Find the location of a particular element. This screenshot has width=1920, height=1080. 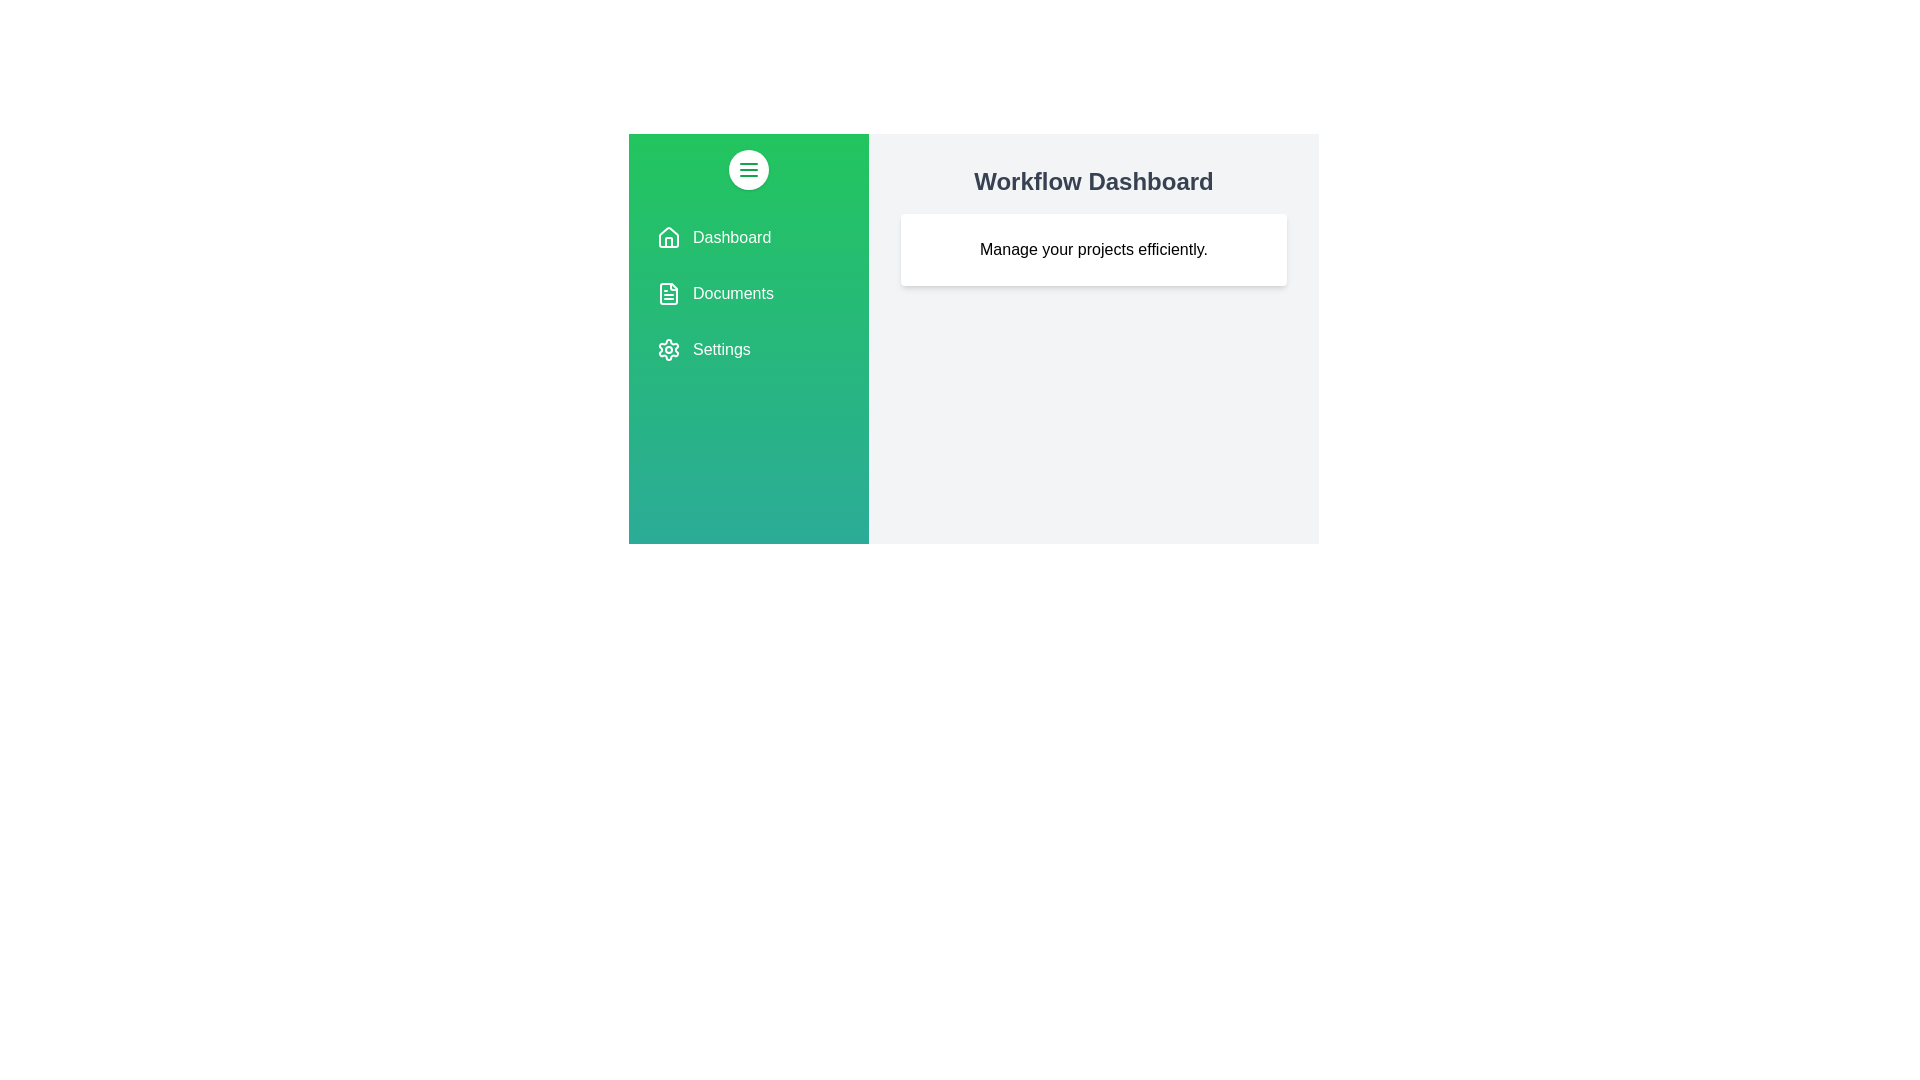

the drawer item Settings to highlight it is located at coordinates (747, 349).